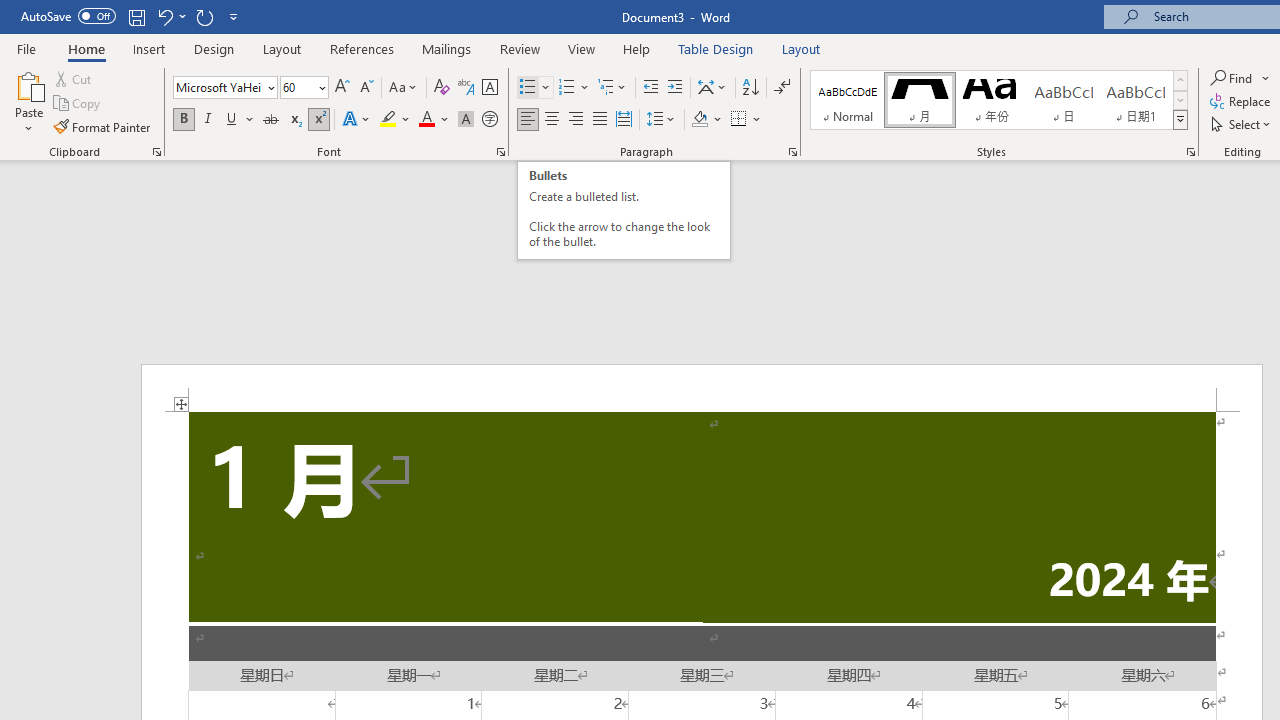 Image resolution: width=1280 pixels, height=720 pixels. Describe the element at coordinates (148, 48) in the screenshot. I see `'Insert'` at that location.